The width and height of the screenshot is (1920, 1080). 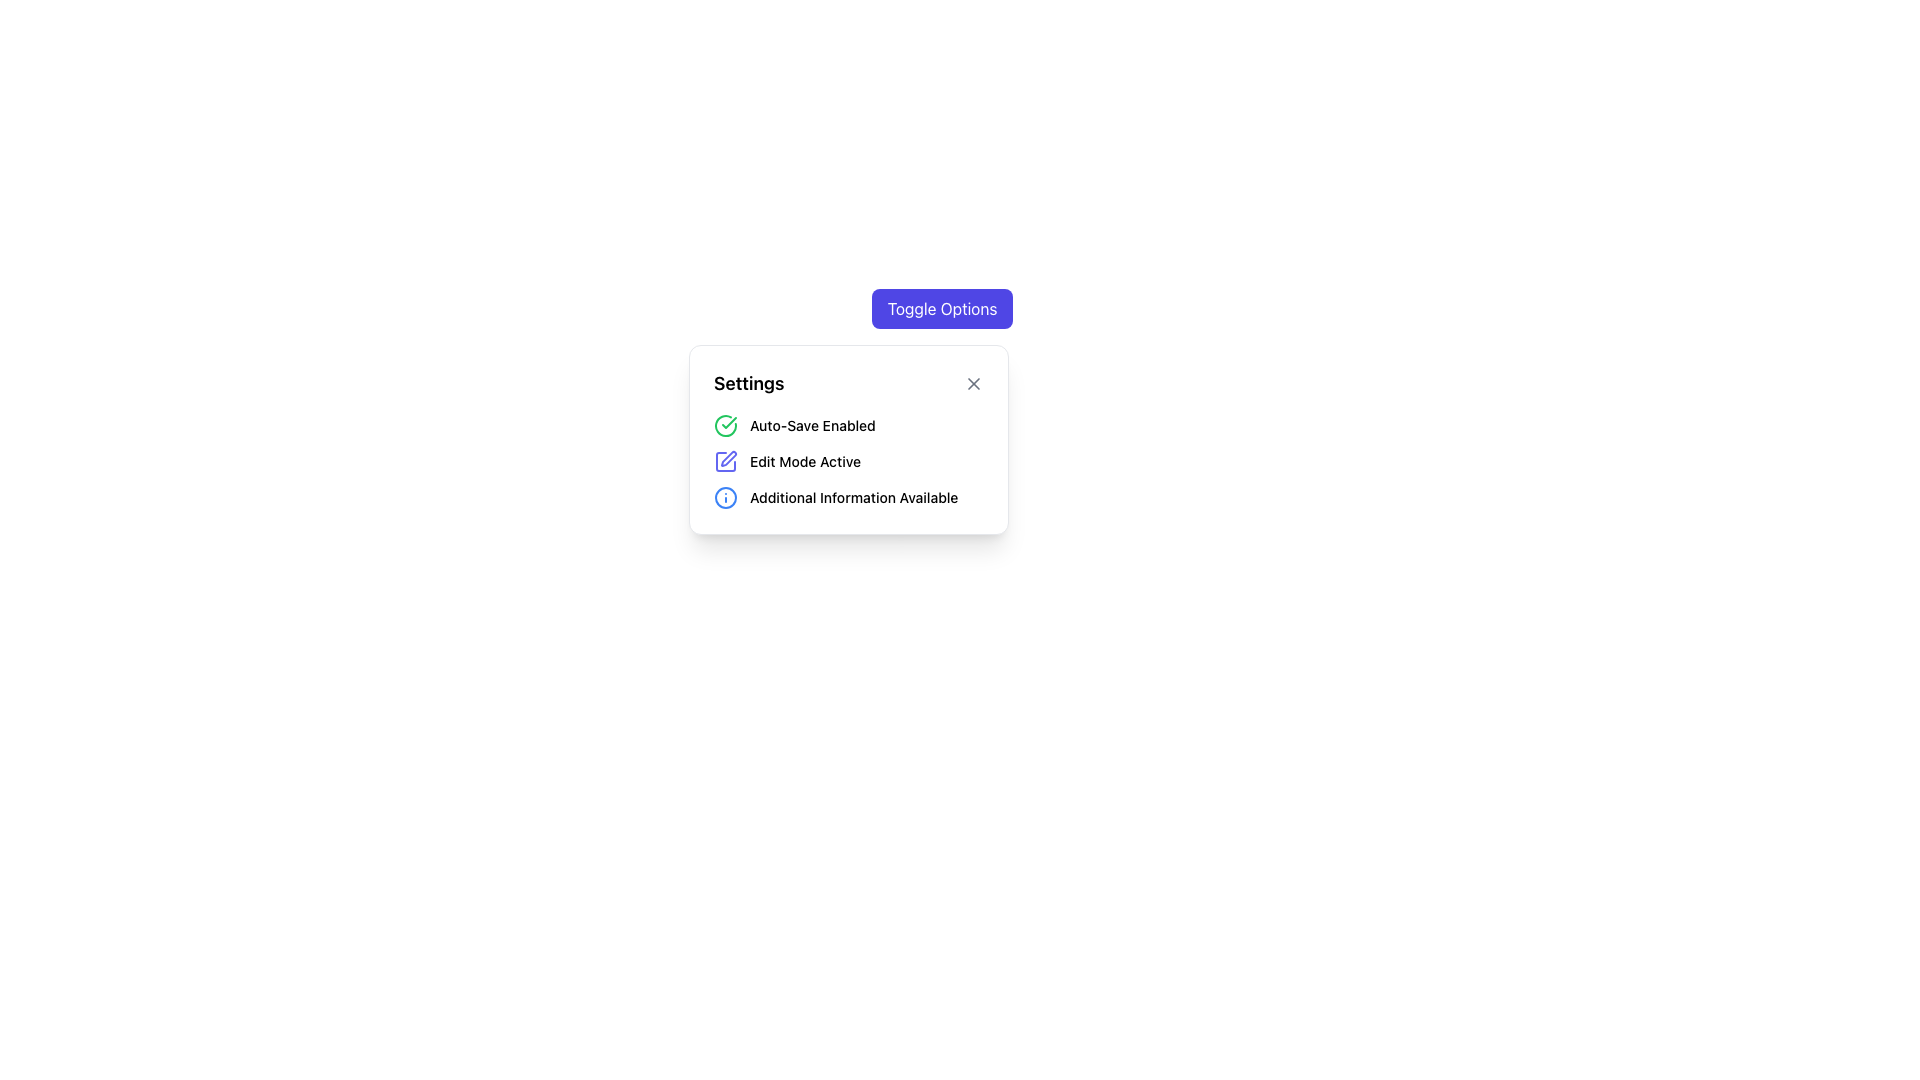 What do you see at coordinates (854, 496) in the screenshot?
I see `the text label that reads 'Additional Information Available', which is styled in medium-sized black font and positioned next to a blue information icon in the white settings panel` at bounding box center [854, 496].